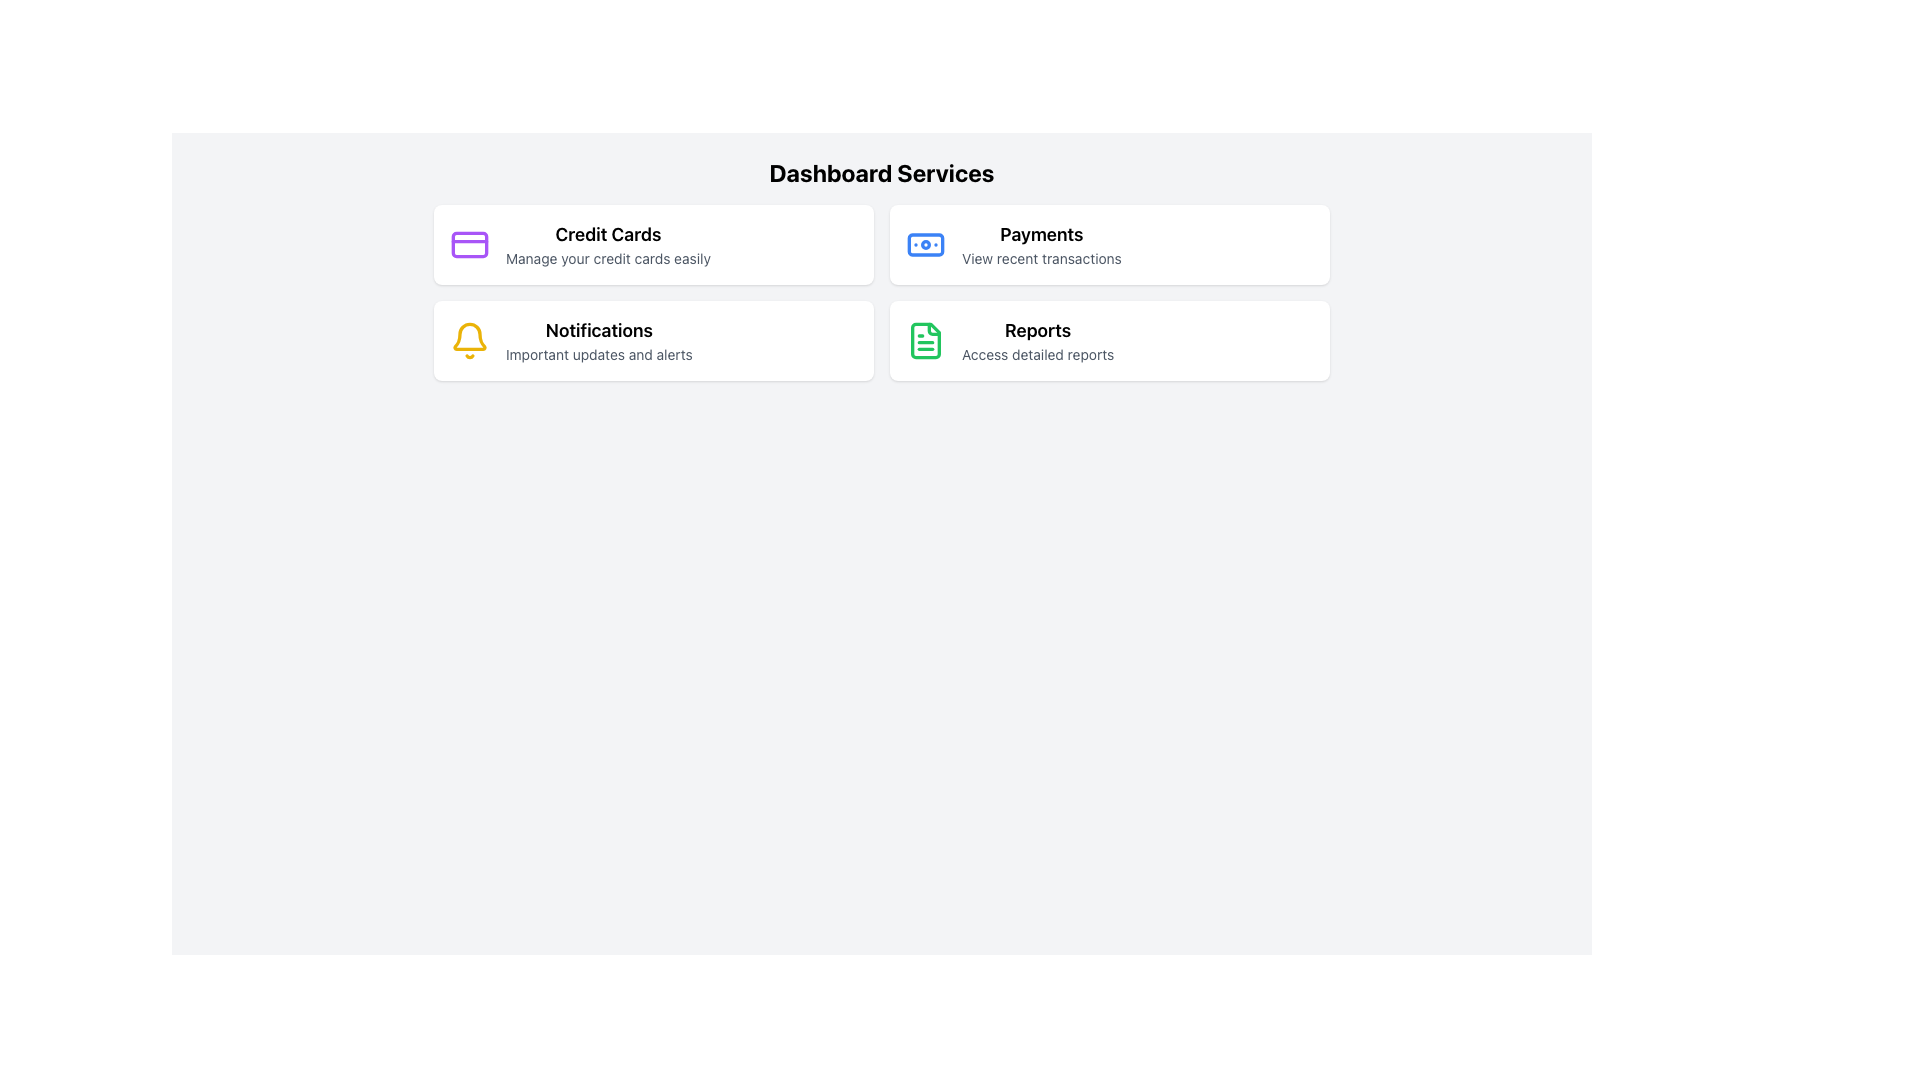  I want to click on the Text label that serves as a title for the credit card functionalities section, located in the top left section of the grid layout, so click(607, 234).